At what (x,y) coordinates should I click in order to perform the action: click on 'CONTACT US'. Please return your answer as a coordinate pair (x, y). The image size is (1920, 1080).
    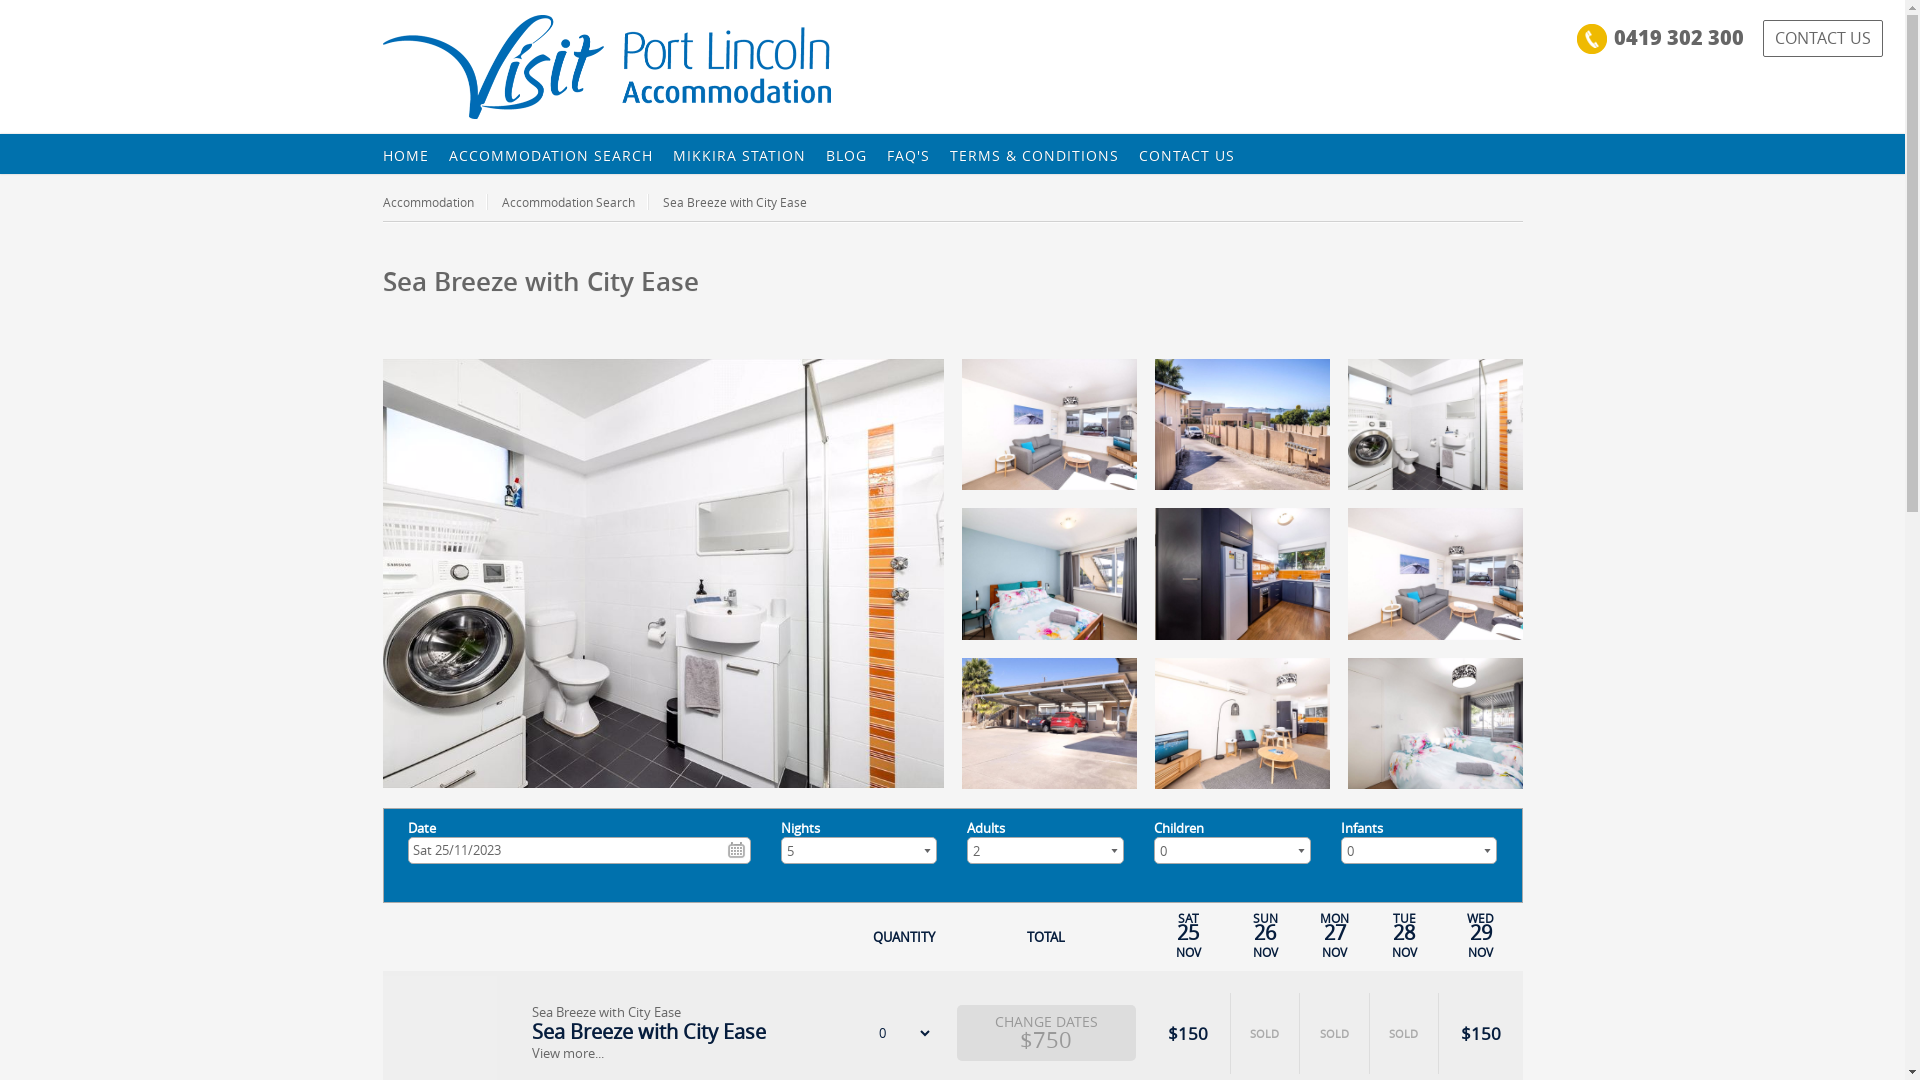
    Looking at the image, I should click on (1823, 38).